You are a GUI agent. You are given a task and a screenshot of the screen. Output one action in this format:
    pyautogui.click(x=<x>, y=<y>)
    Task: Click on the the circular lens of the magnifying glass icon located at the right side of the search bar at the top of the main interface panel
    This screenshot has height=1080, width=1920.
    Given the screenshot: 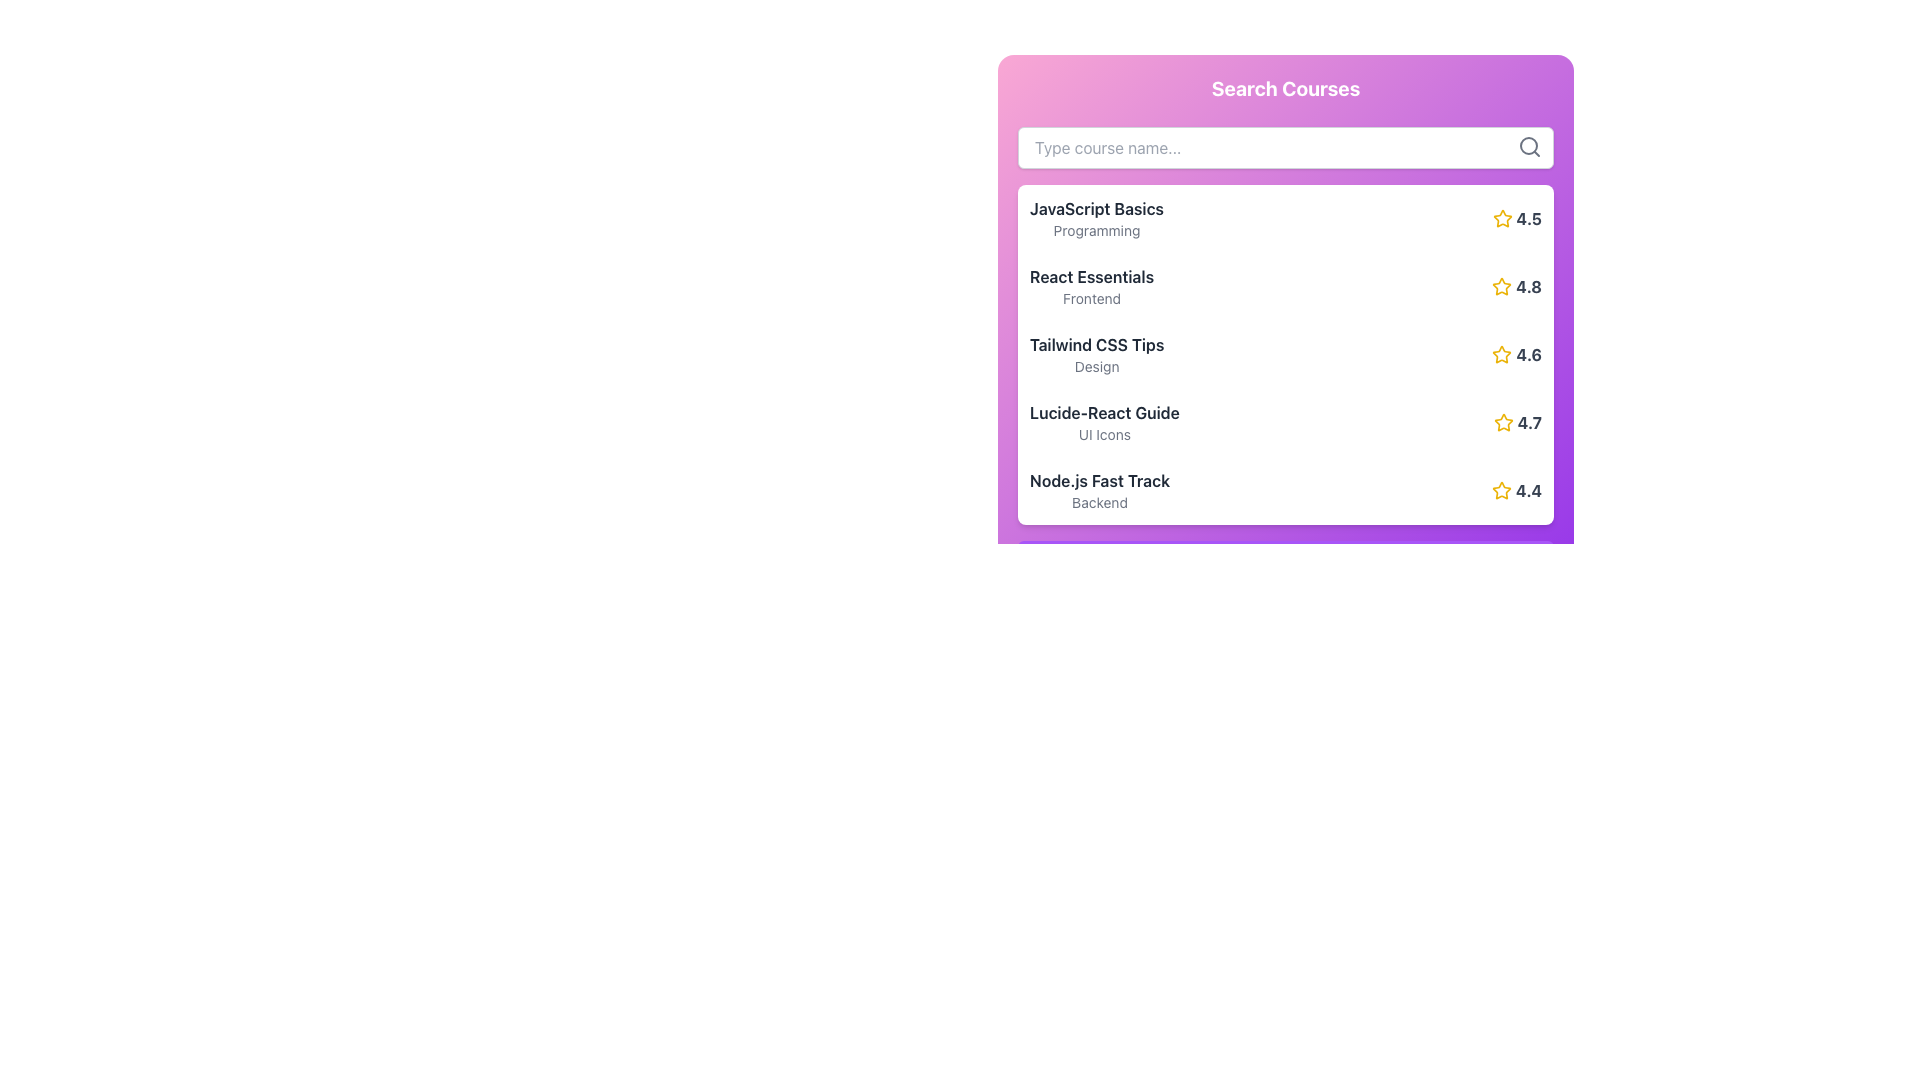 What is the action you would take?
    pyautogui.click(x=1528, y=145)
    